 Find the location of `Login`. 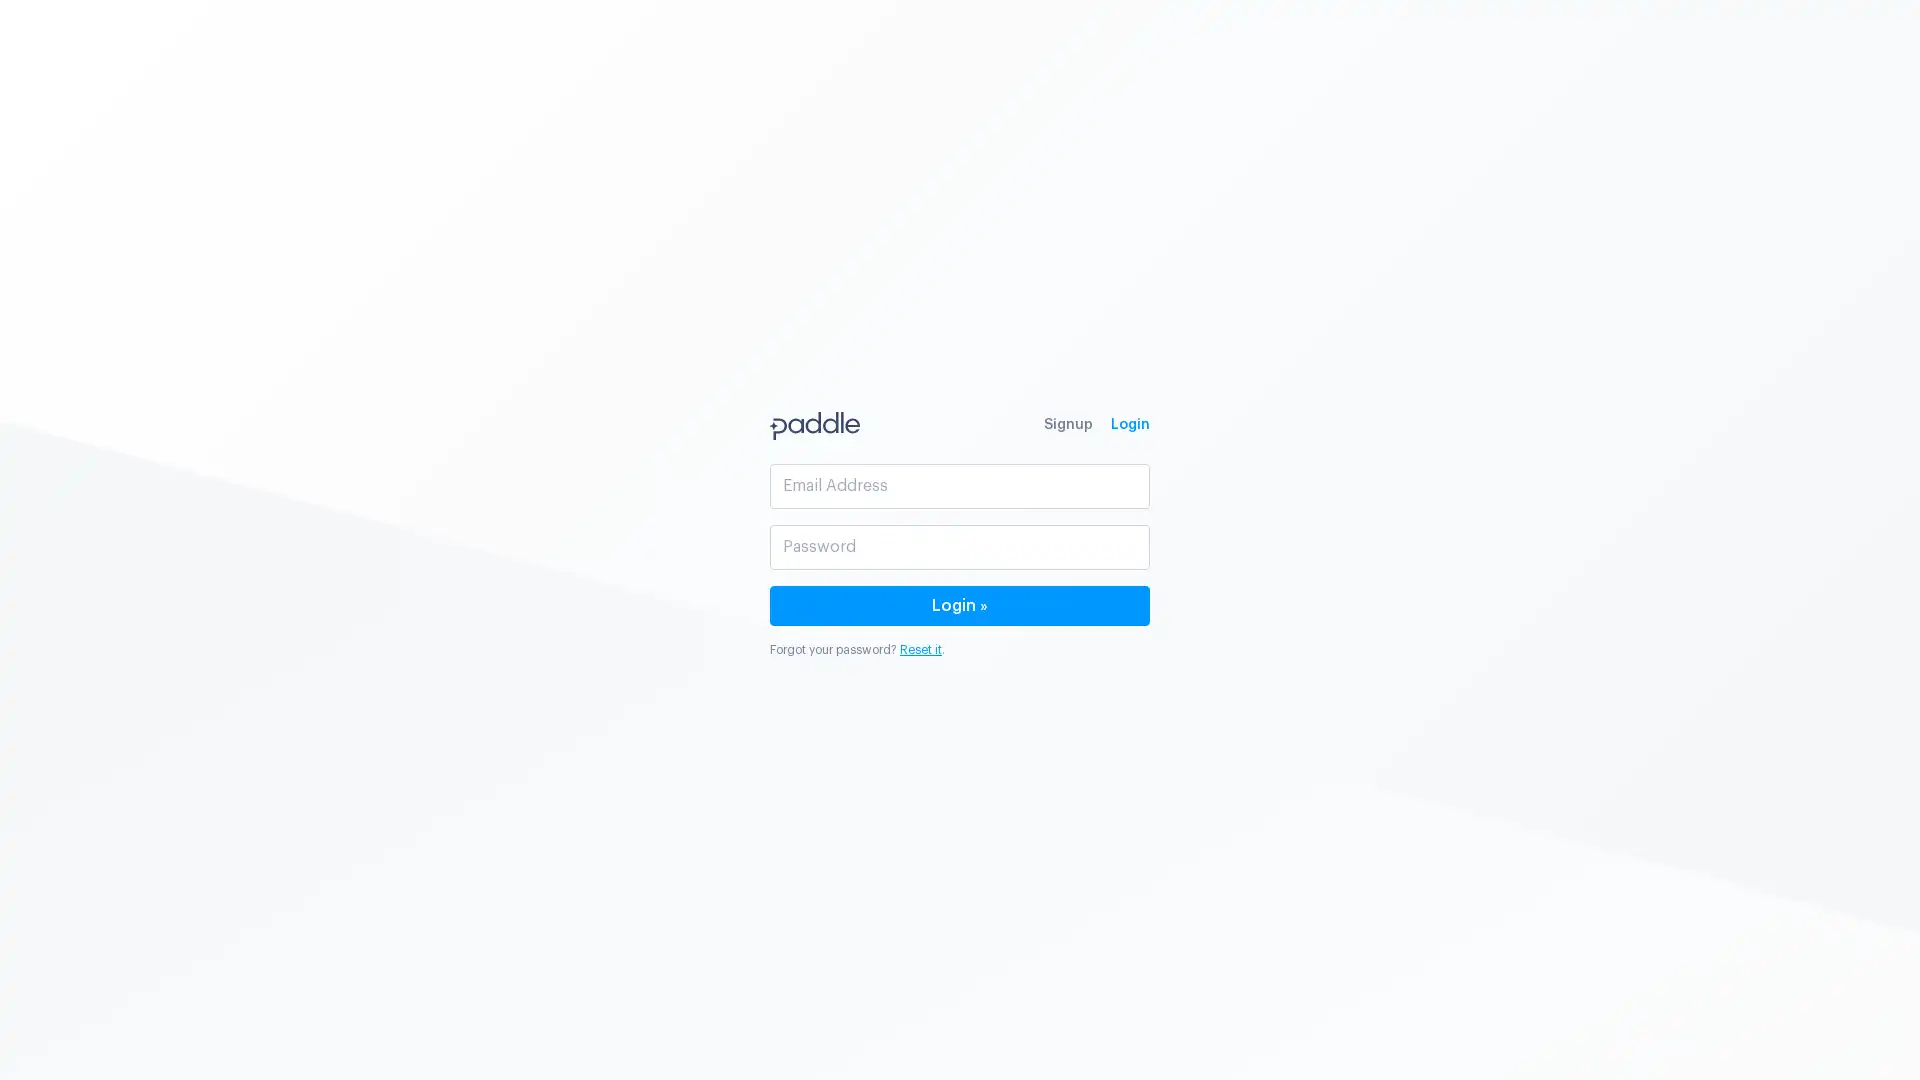

Login is located at coordinates (960, 604).